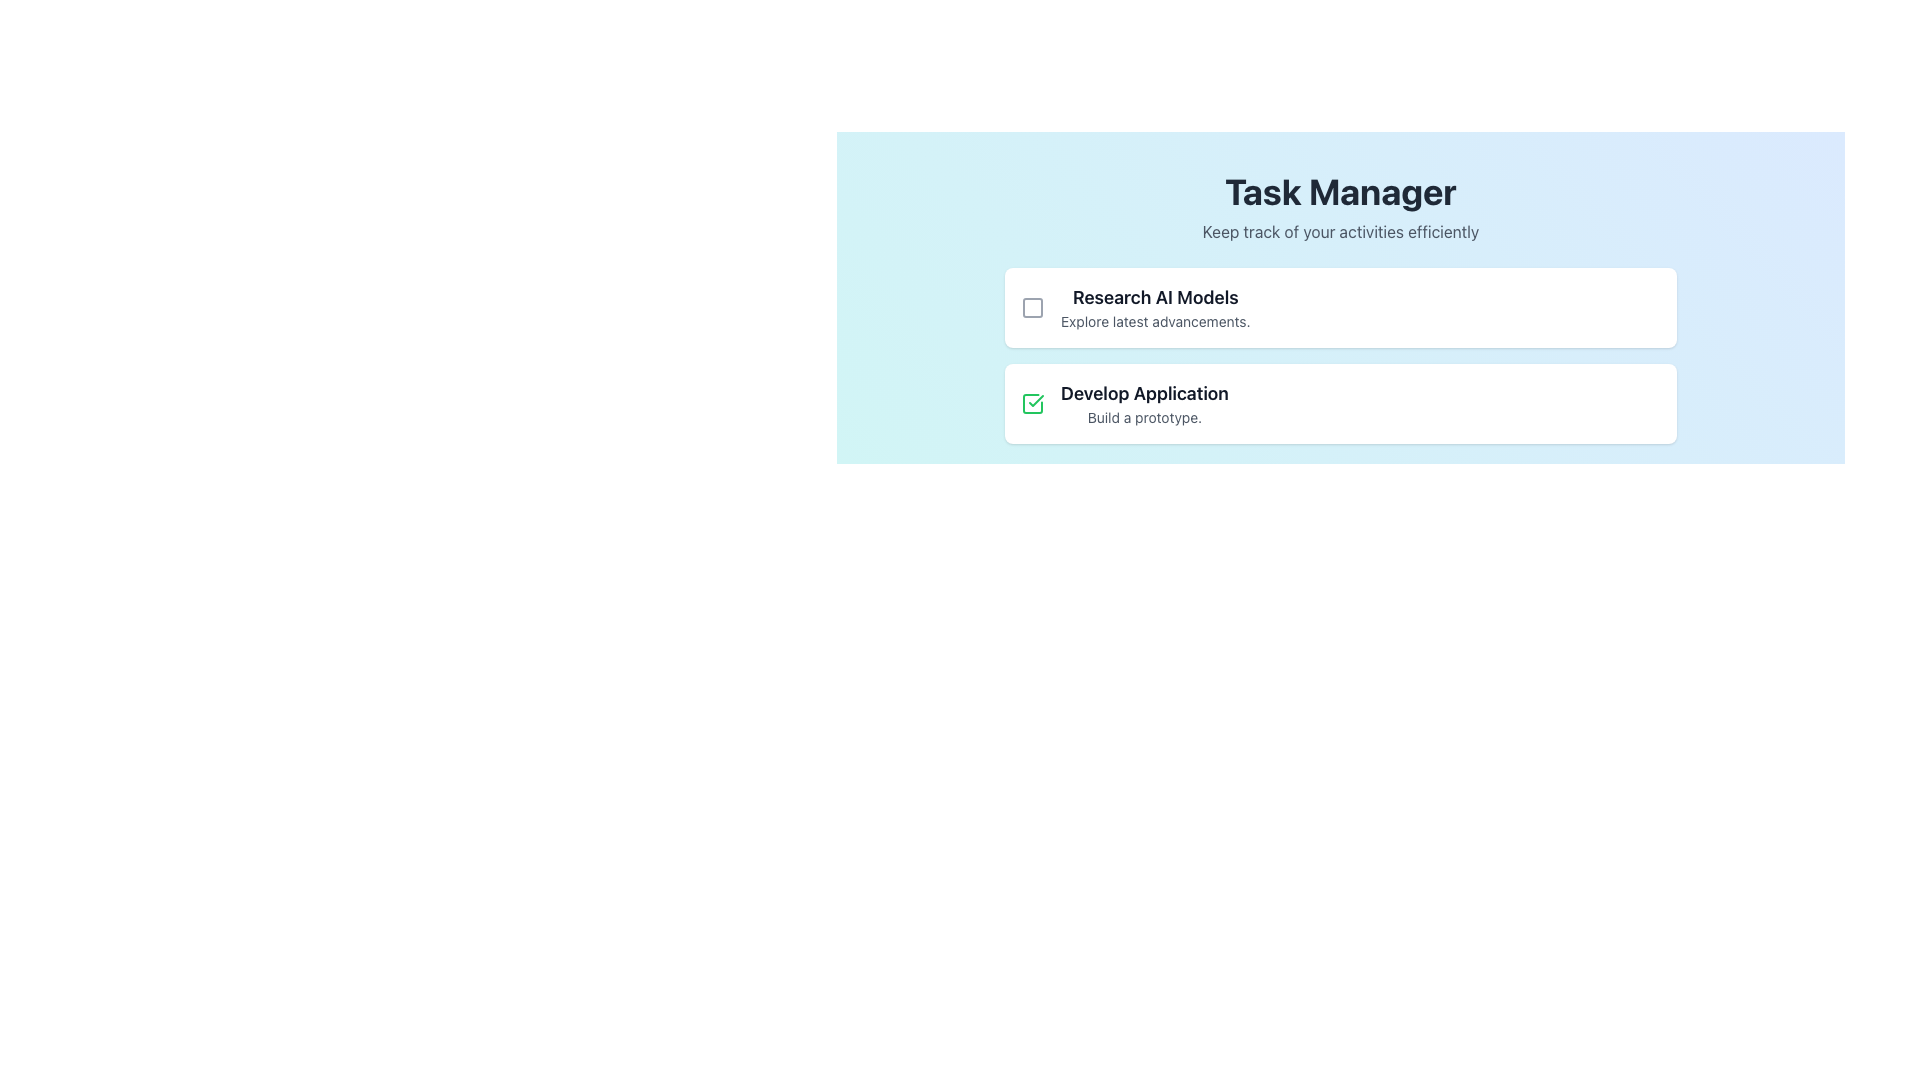 The width and height of the screenshot is (1920, 1080). I want to click on the Text Label providing additional descriptive information for the task item 'Research AI Models', located under the main heading 'Task Manager', so click(1155, 320).